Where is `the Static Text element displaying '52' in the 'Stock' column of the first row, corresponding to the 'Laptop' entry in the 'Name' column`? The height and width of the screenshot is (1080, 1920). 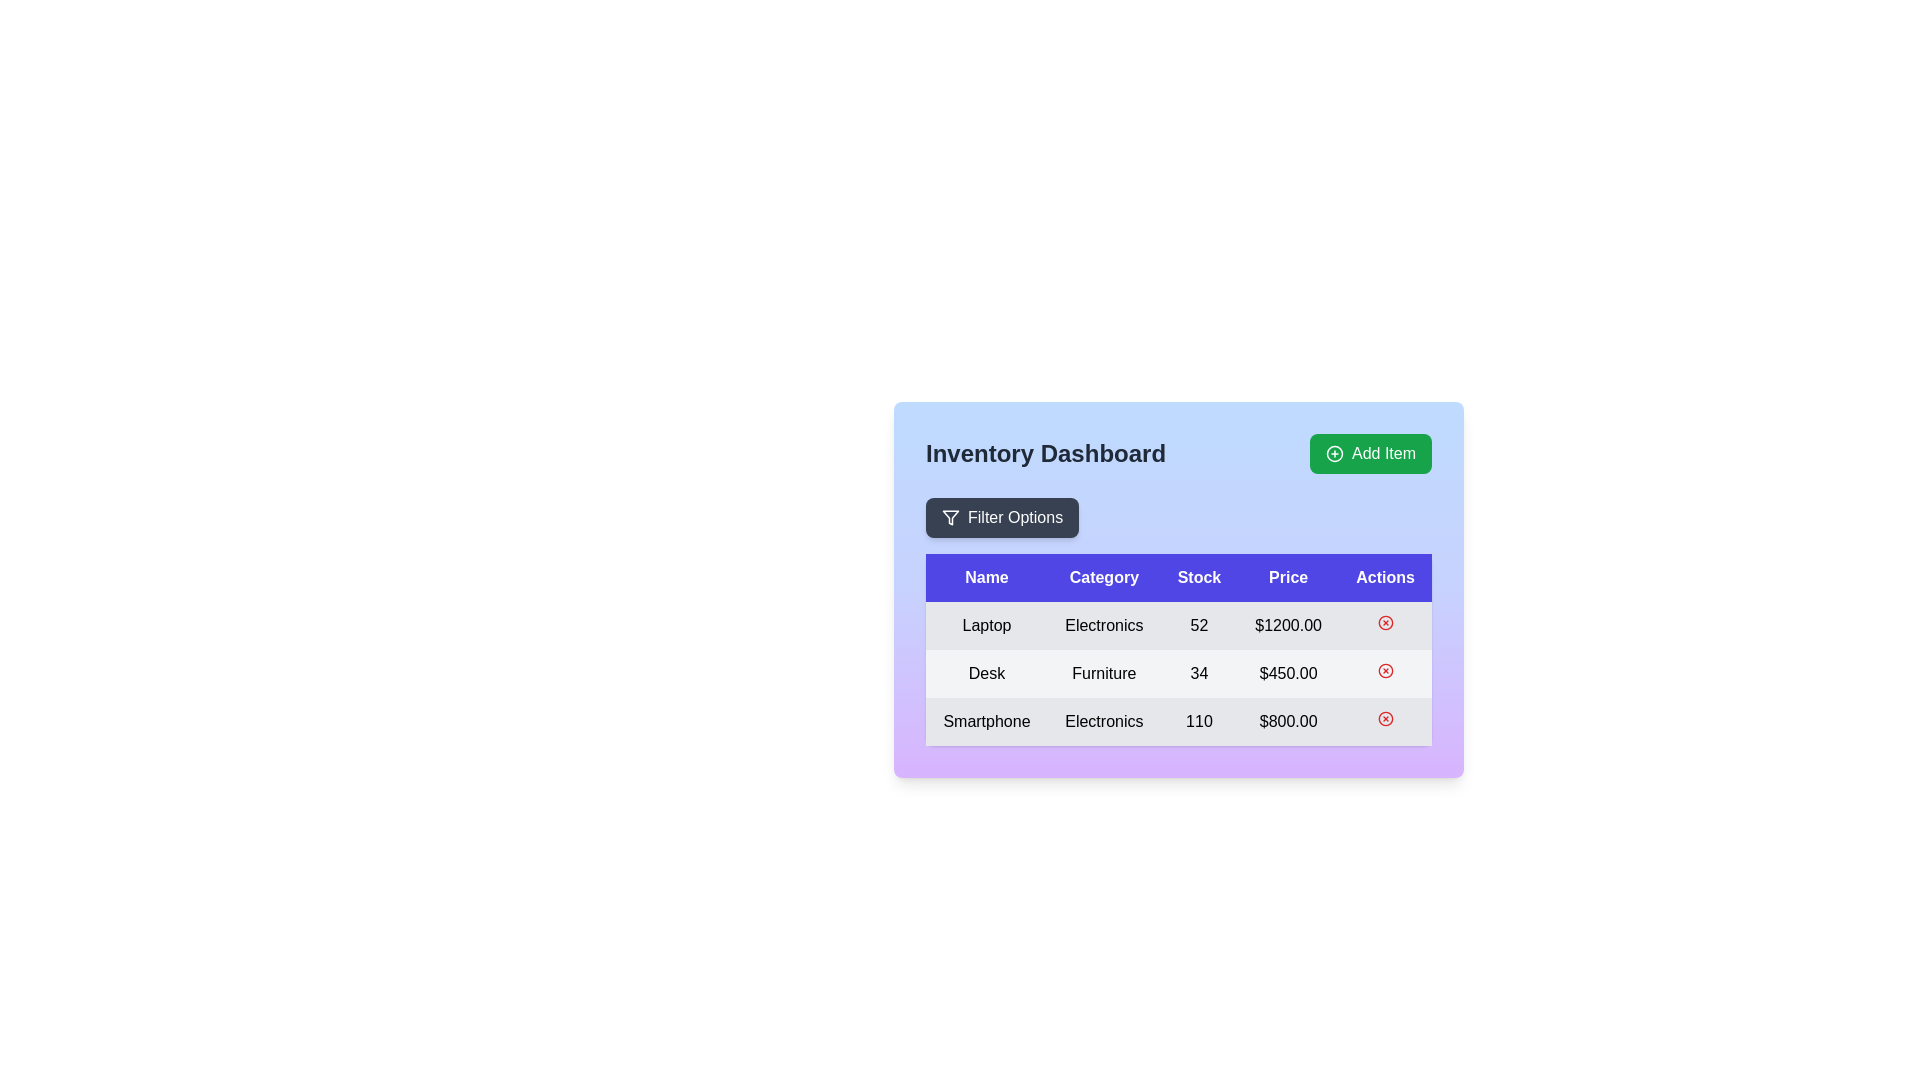 the Static Text element displaying '52' in the 'Stock' column of the first row, corresponding to the 'Laptop' entry in the 'Name' column is located at coordinates (1199, 624).